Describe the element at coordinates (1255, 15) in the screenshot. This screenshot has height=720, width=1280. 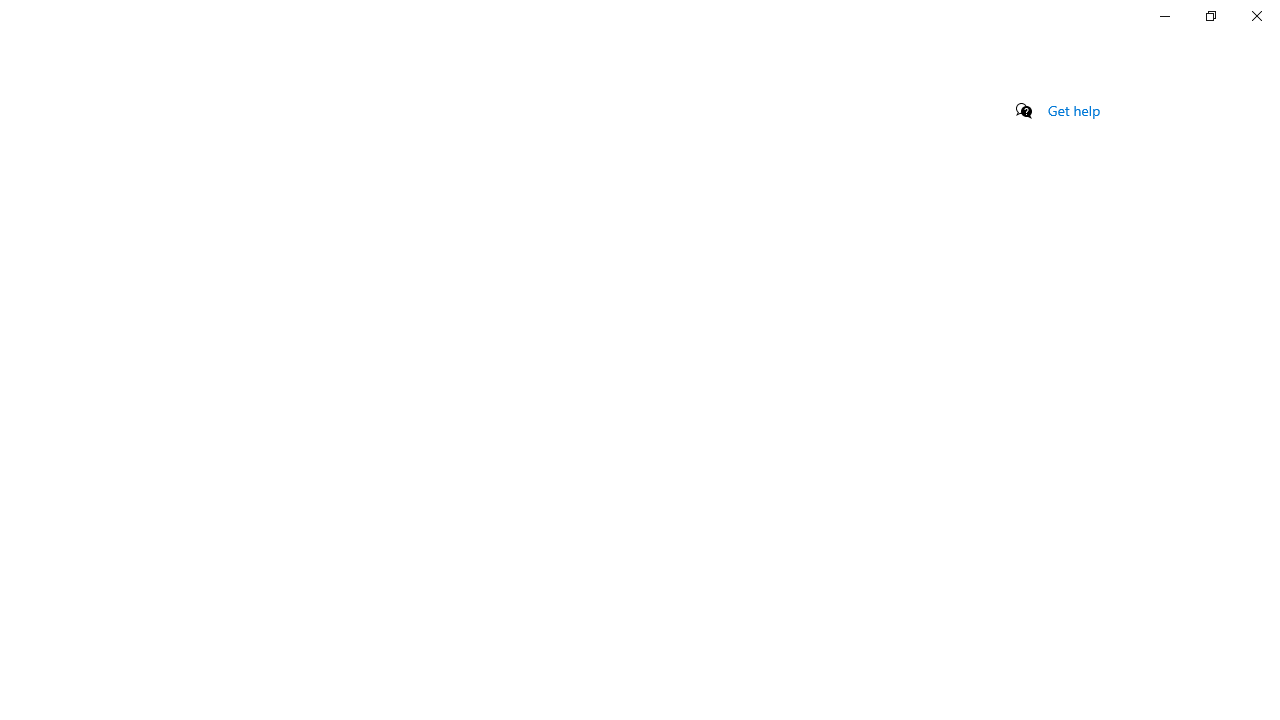
I see `'Close Settings'` at that location.